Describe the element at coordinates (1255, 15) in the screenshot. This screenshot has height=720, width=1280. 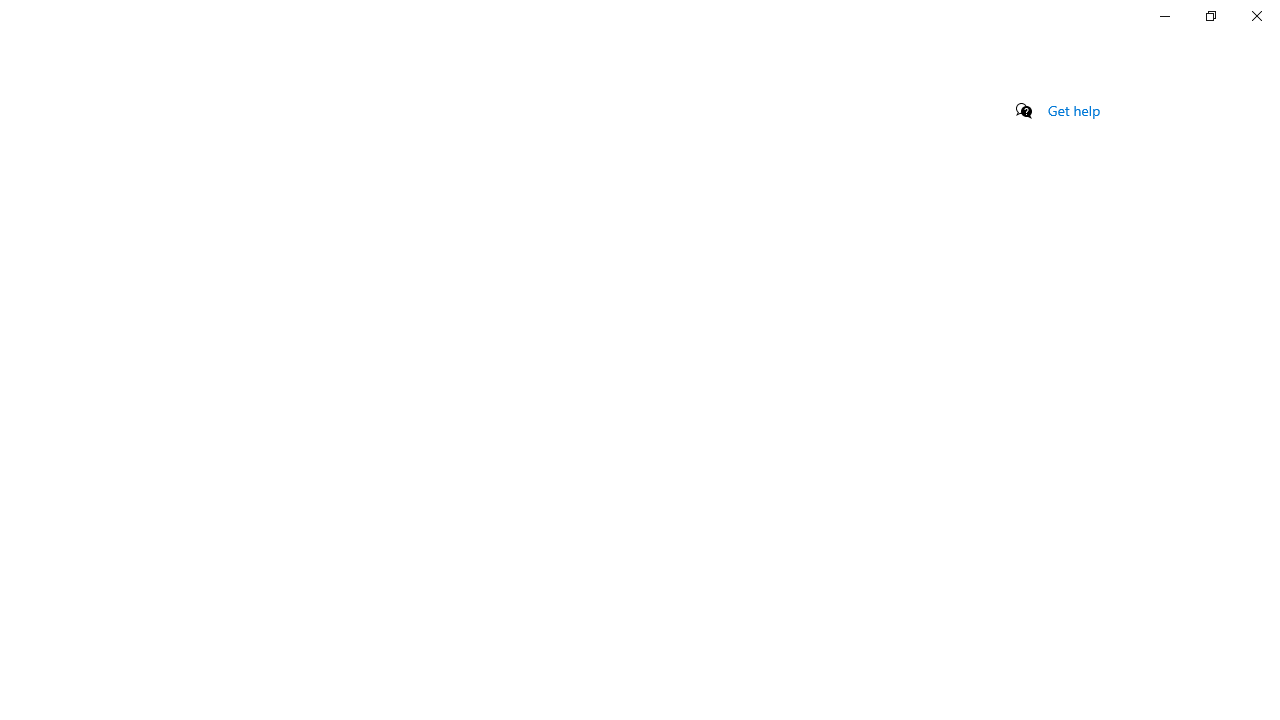
I see `'Close Settings'` at that location.